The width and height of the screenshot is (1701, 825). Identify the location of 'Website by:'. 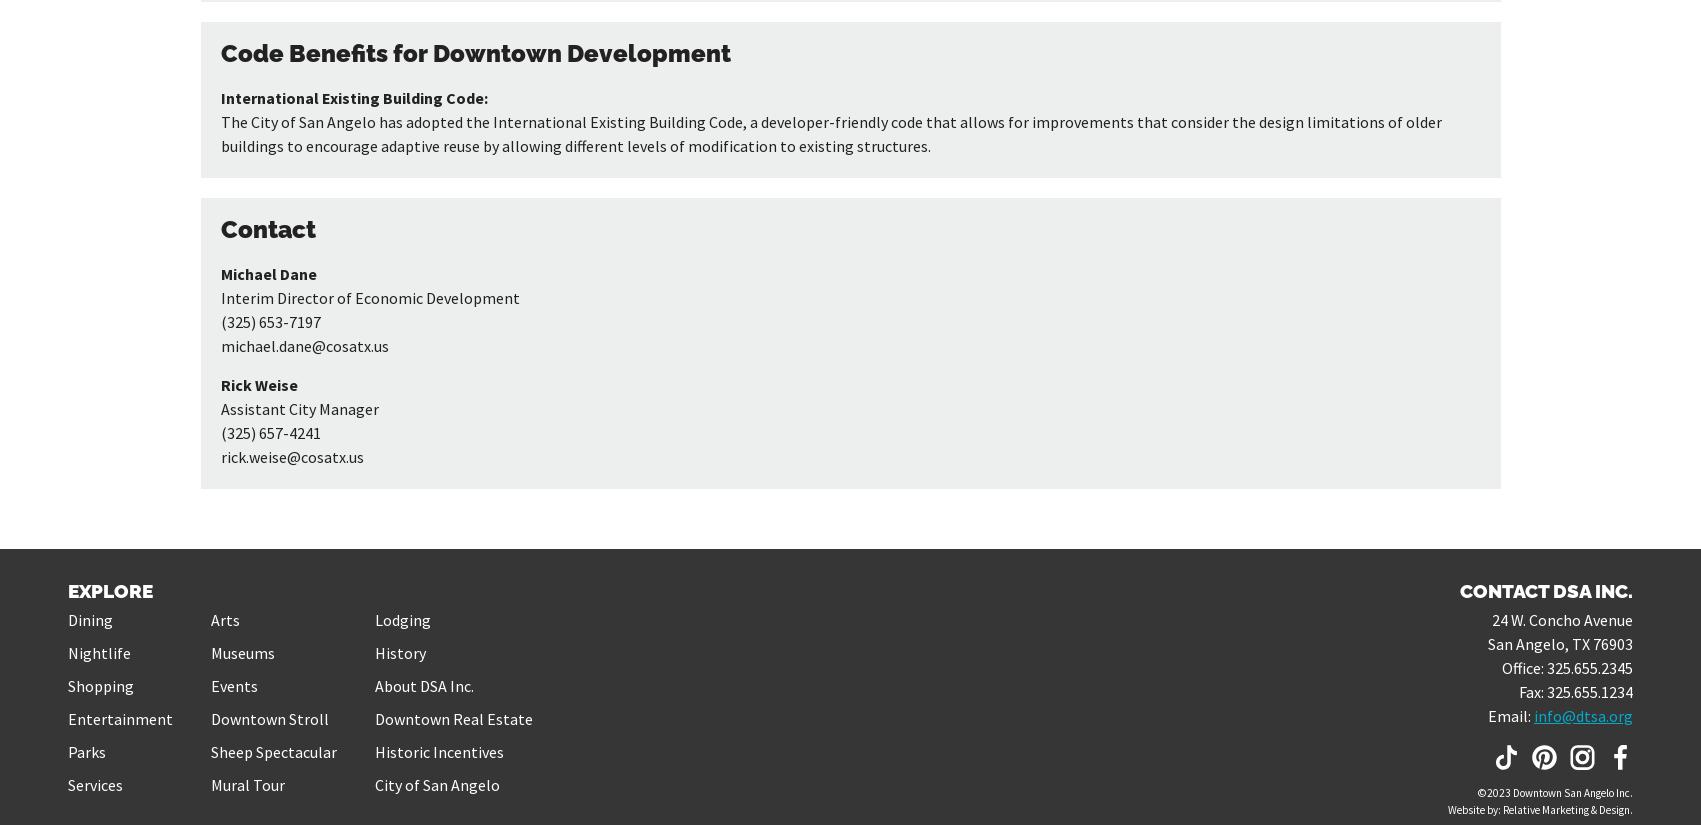
(1474, 808).